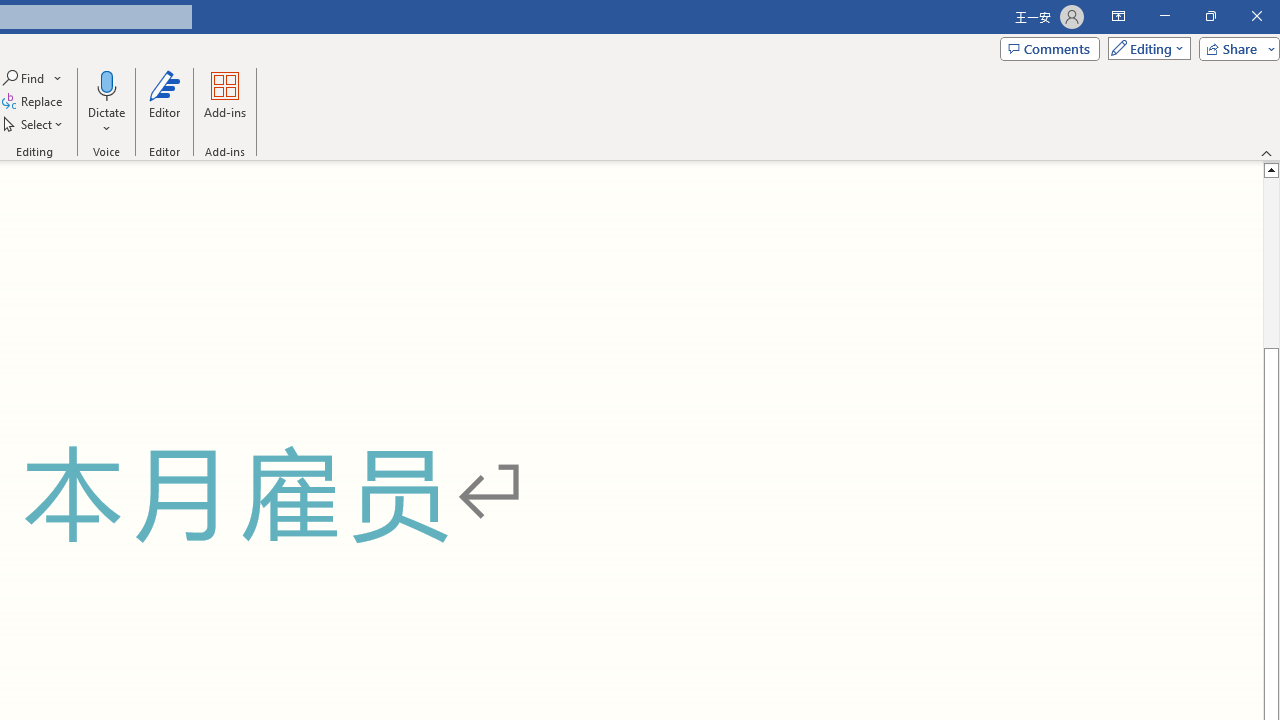 This screenshot has height=720, width=1280. I want to click on 'Editing', so click(1144, 47).